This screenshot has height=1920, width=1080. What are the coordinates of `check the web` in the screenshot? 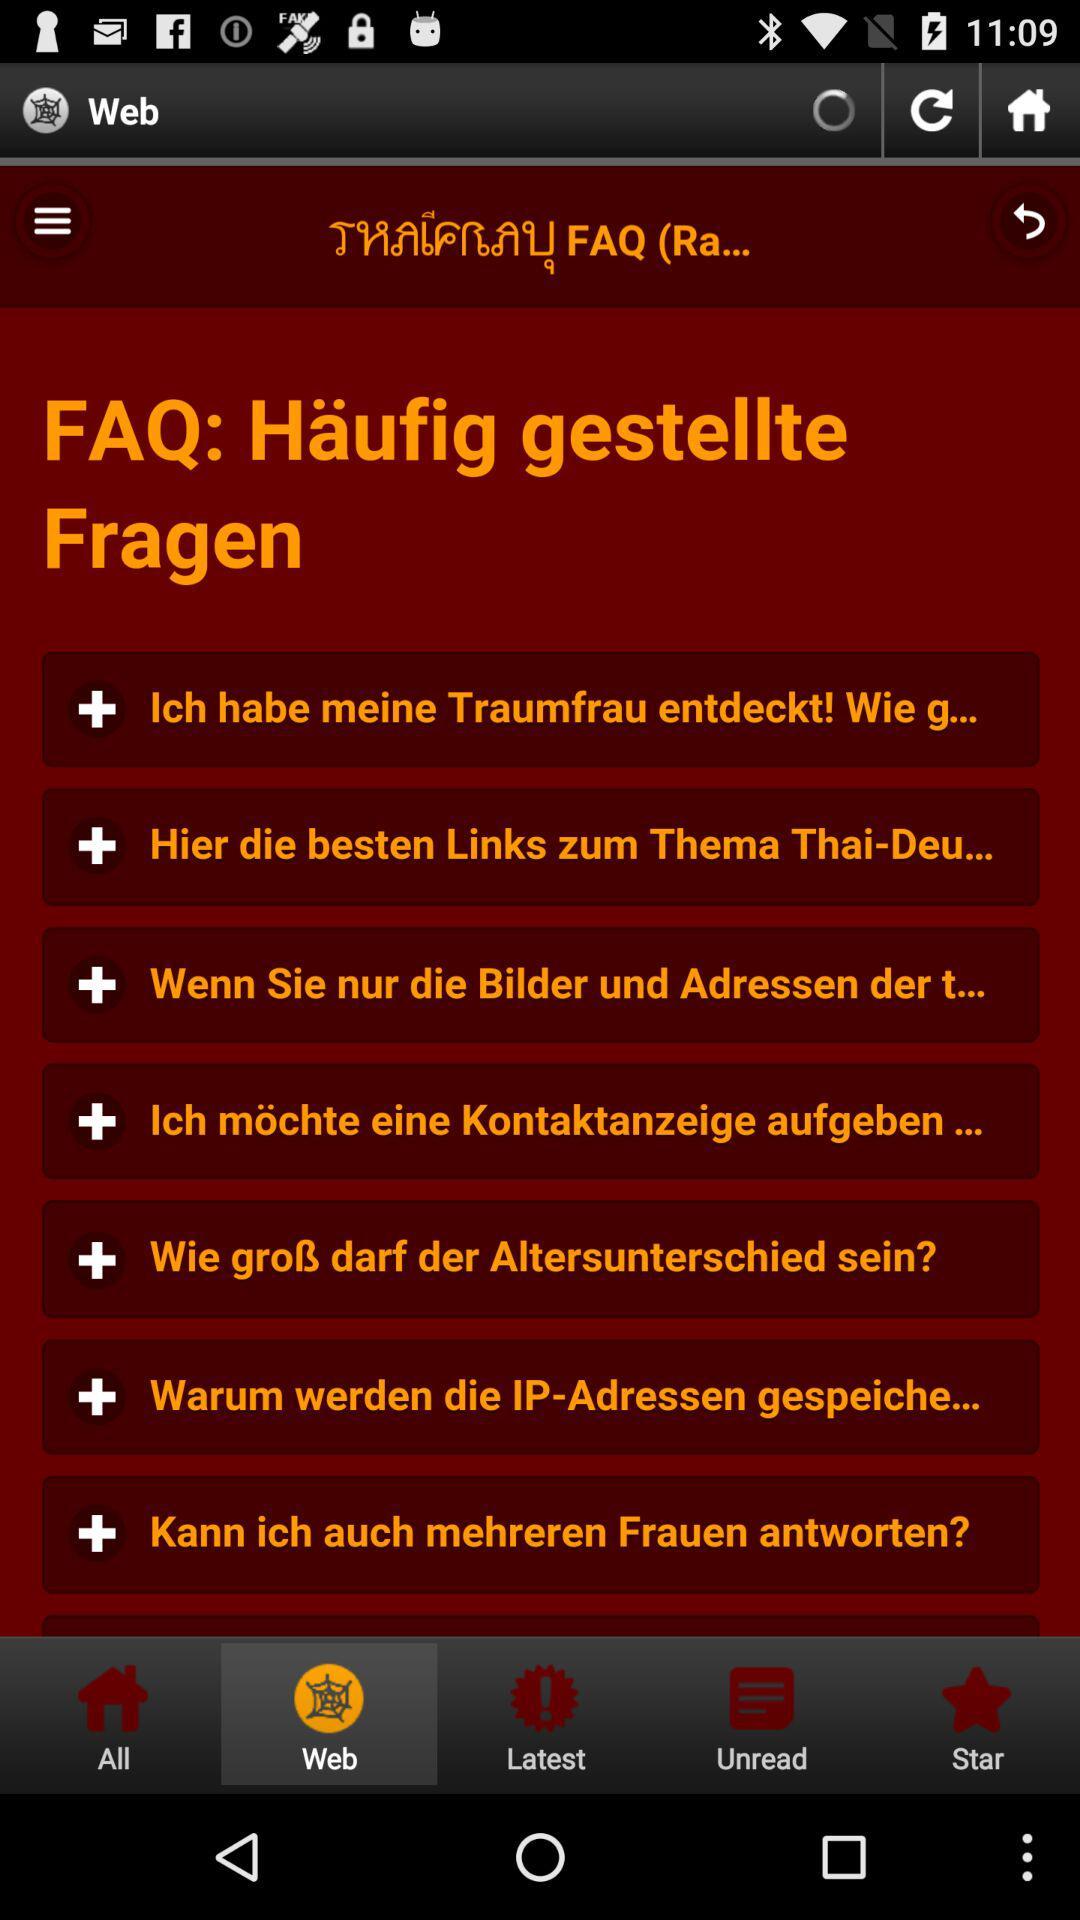 It's located at (328, 1713).